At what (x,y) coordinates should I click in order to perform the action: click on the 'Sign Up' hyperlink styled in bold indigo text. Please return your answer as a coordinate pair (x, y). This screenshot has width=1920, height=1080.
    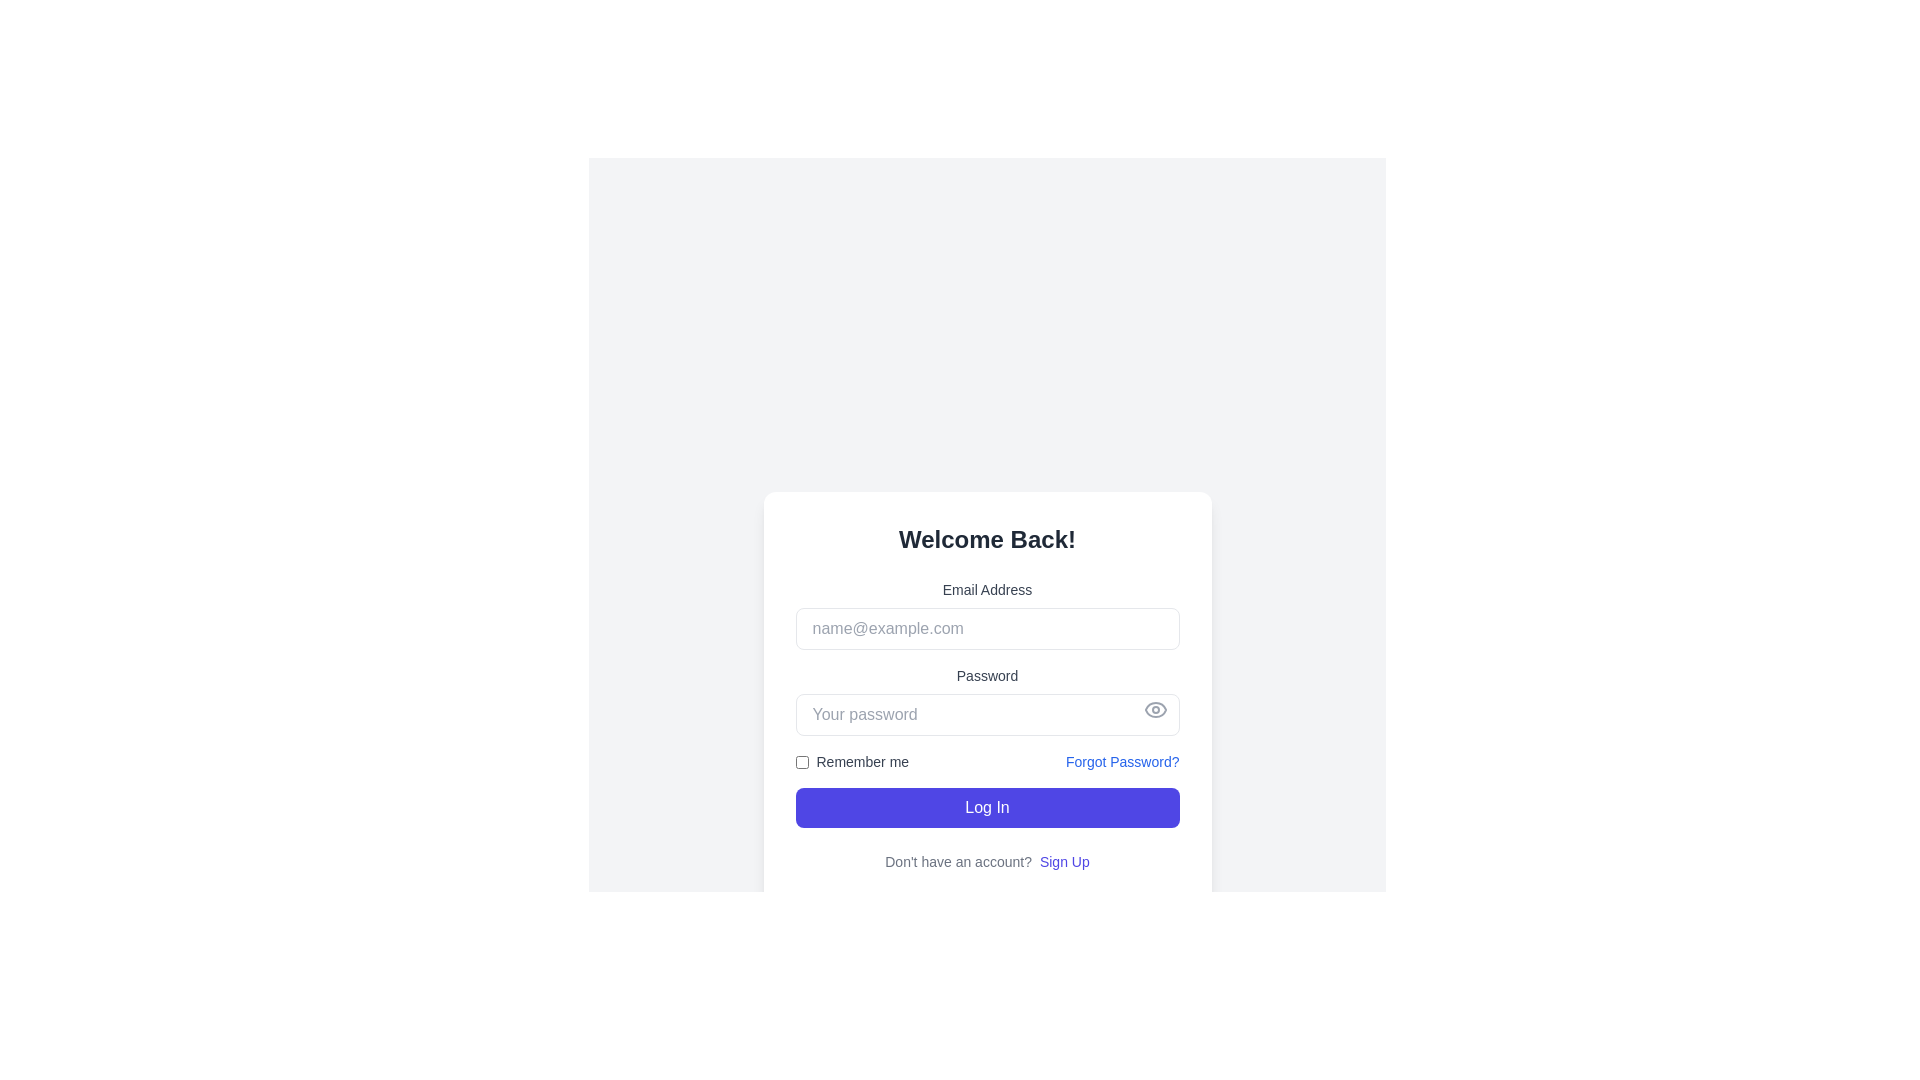
    Looking at the image, I should click on (1063, 860).